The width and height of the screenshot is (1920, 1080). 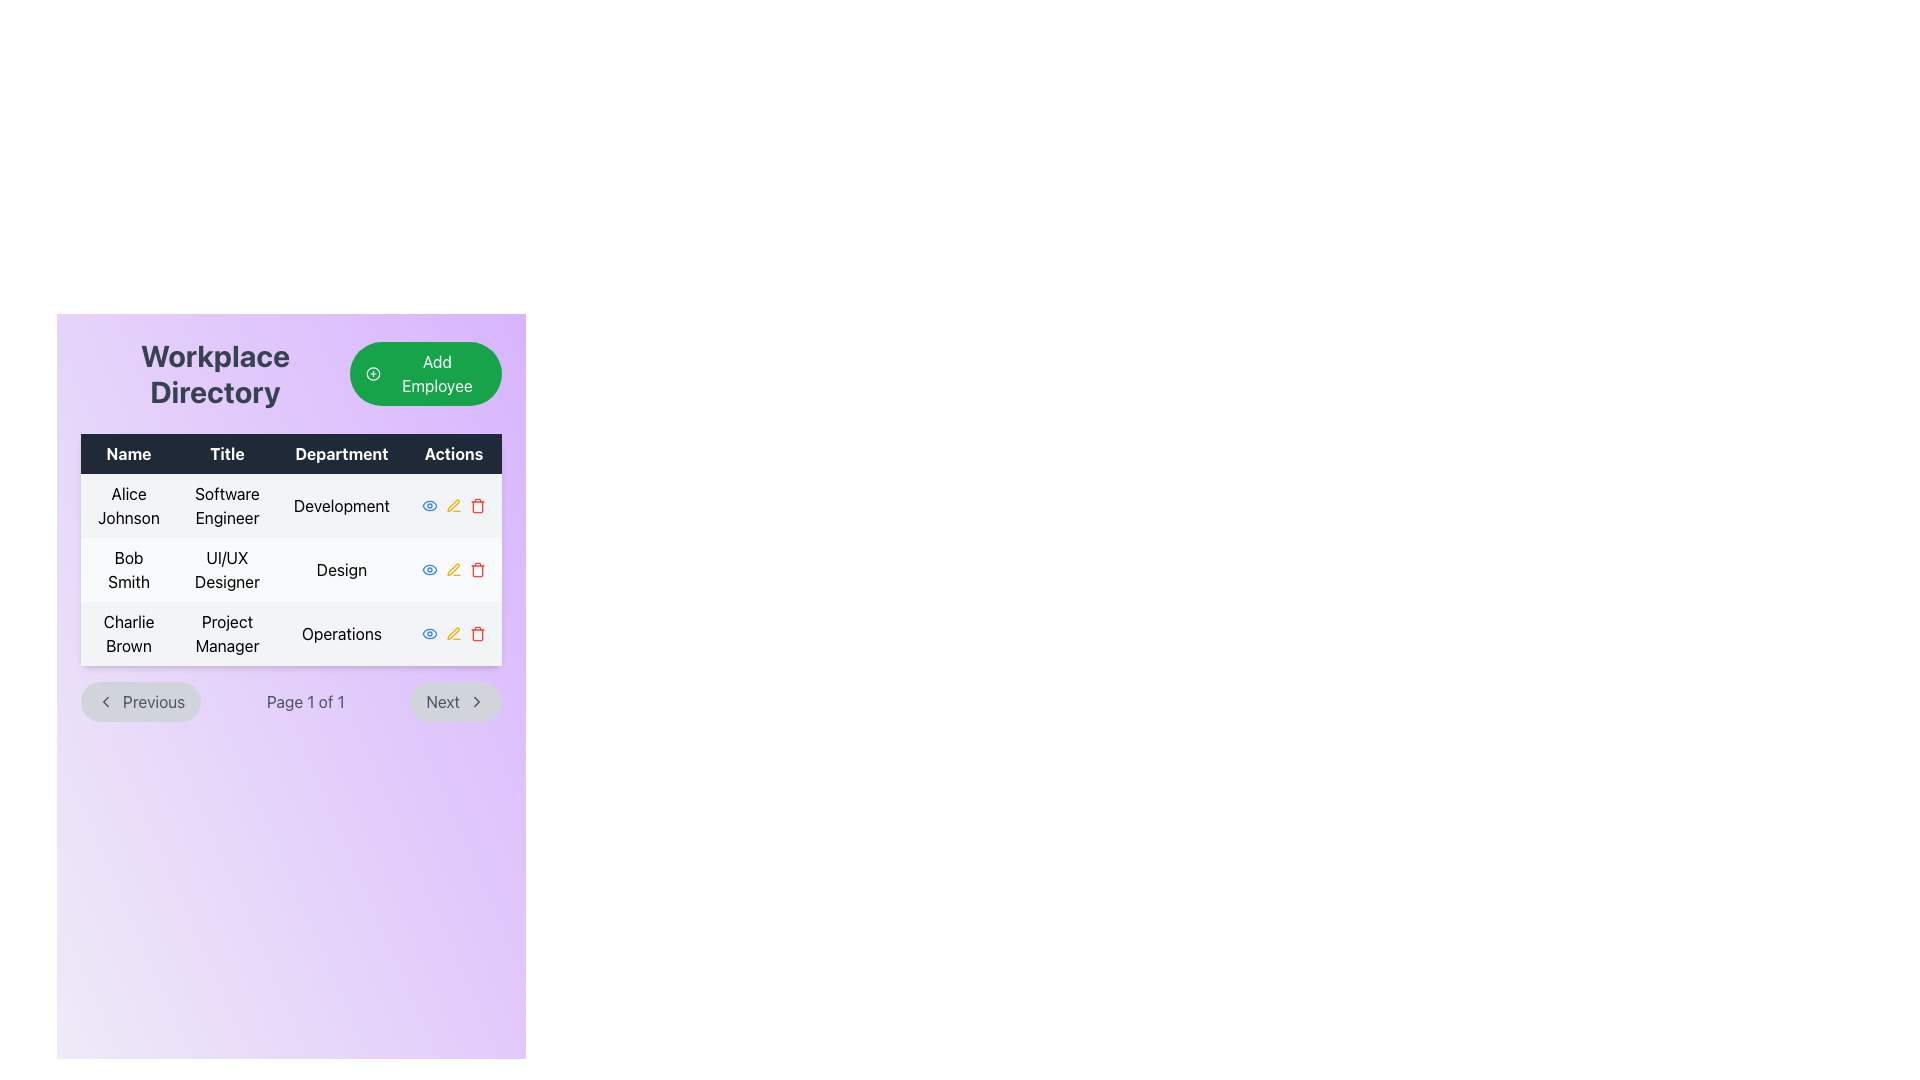 I want to click on the red trash can icon button in the last row of the actions column, so click(x=476, y=633).